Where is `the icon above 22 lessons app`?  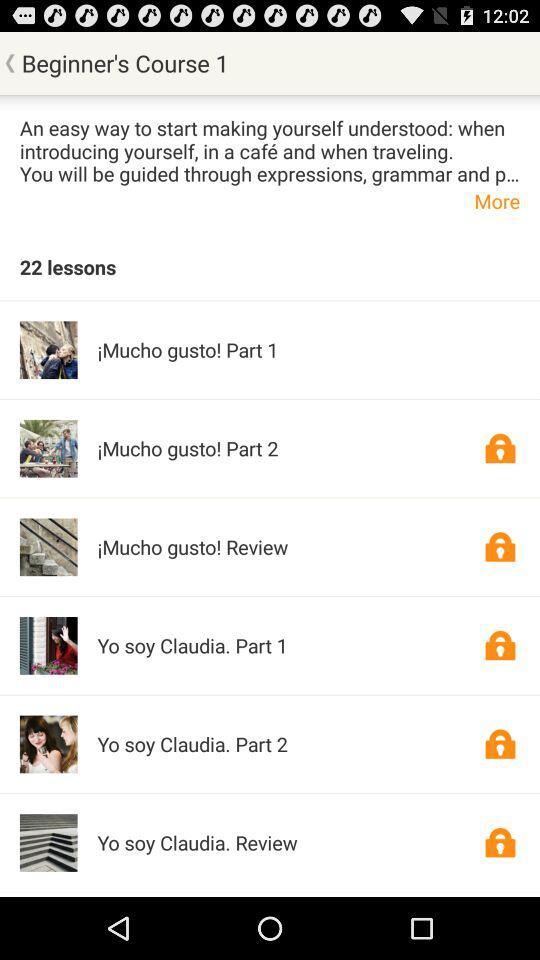 the icon above 22 lessons app is located at coordinates (270, 200).